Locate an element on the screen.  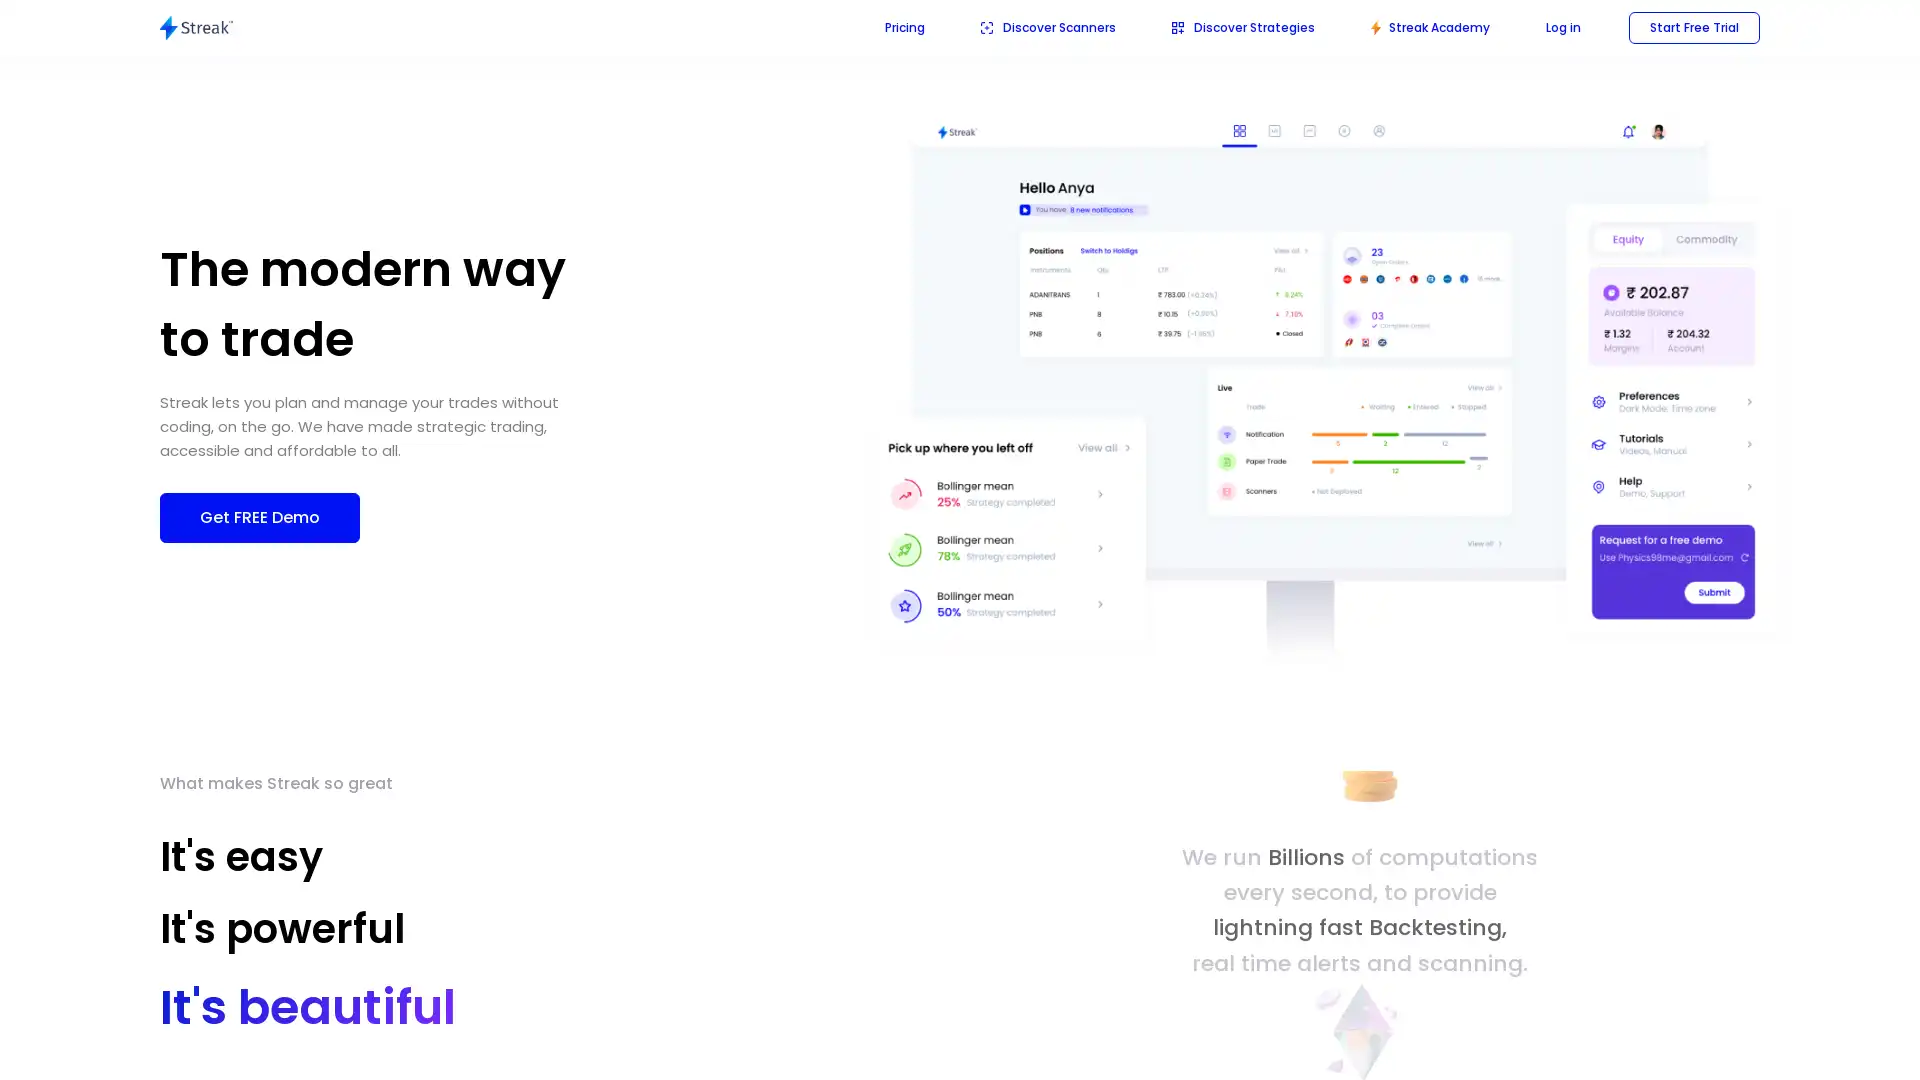
It's easy is located at coordinates (240, 855).